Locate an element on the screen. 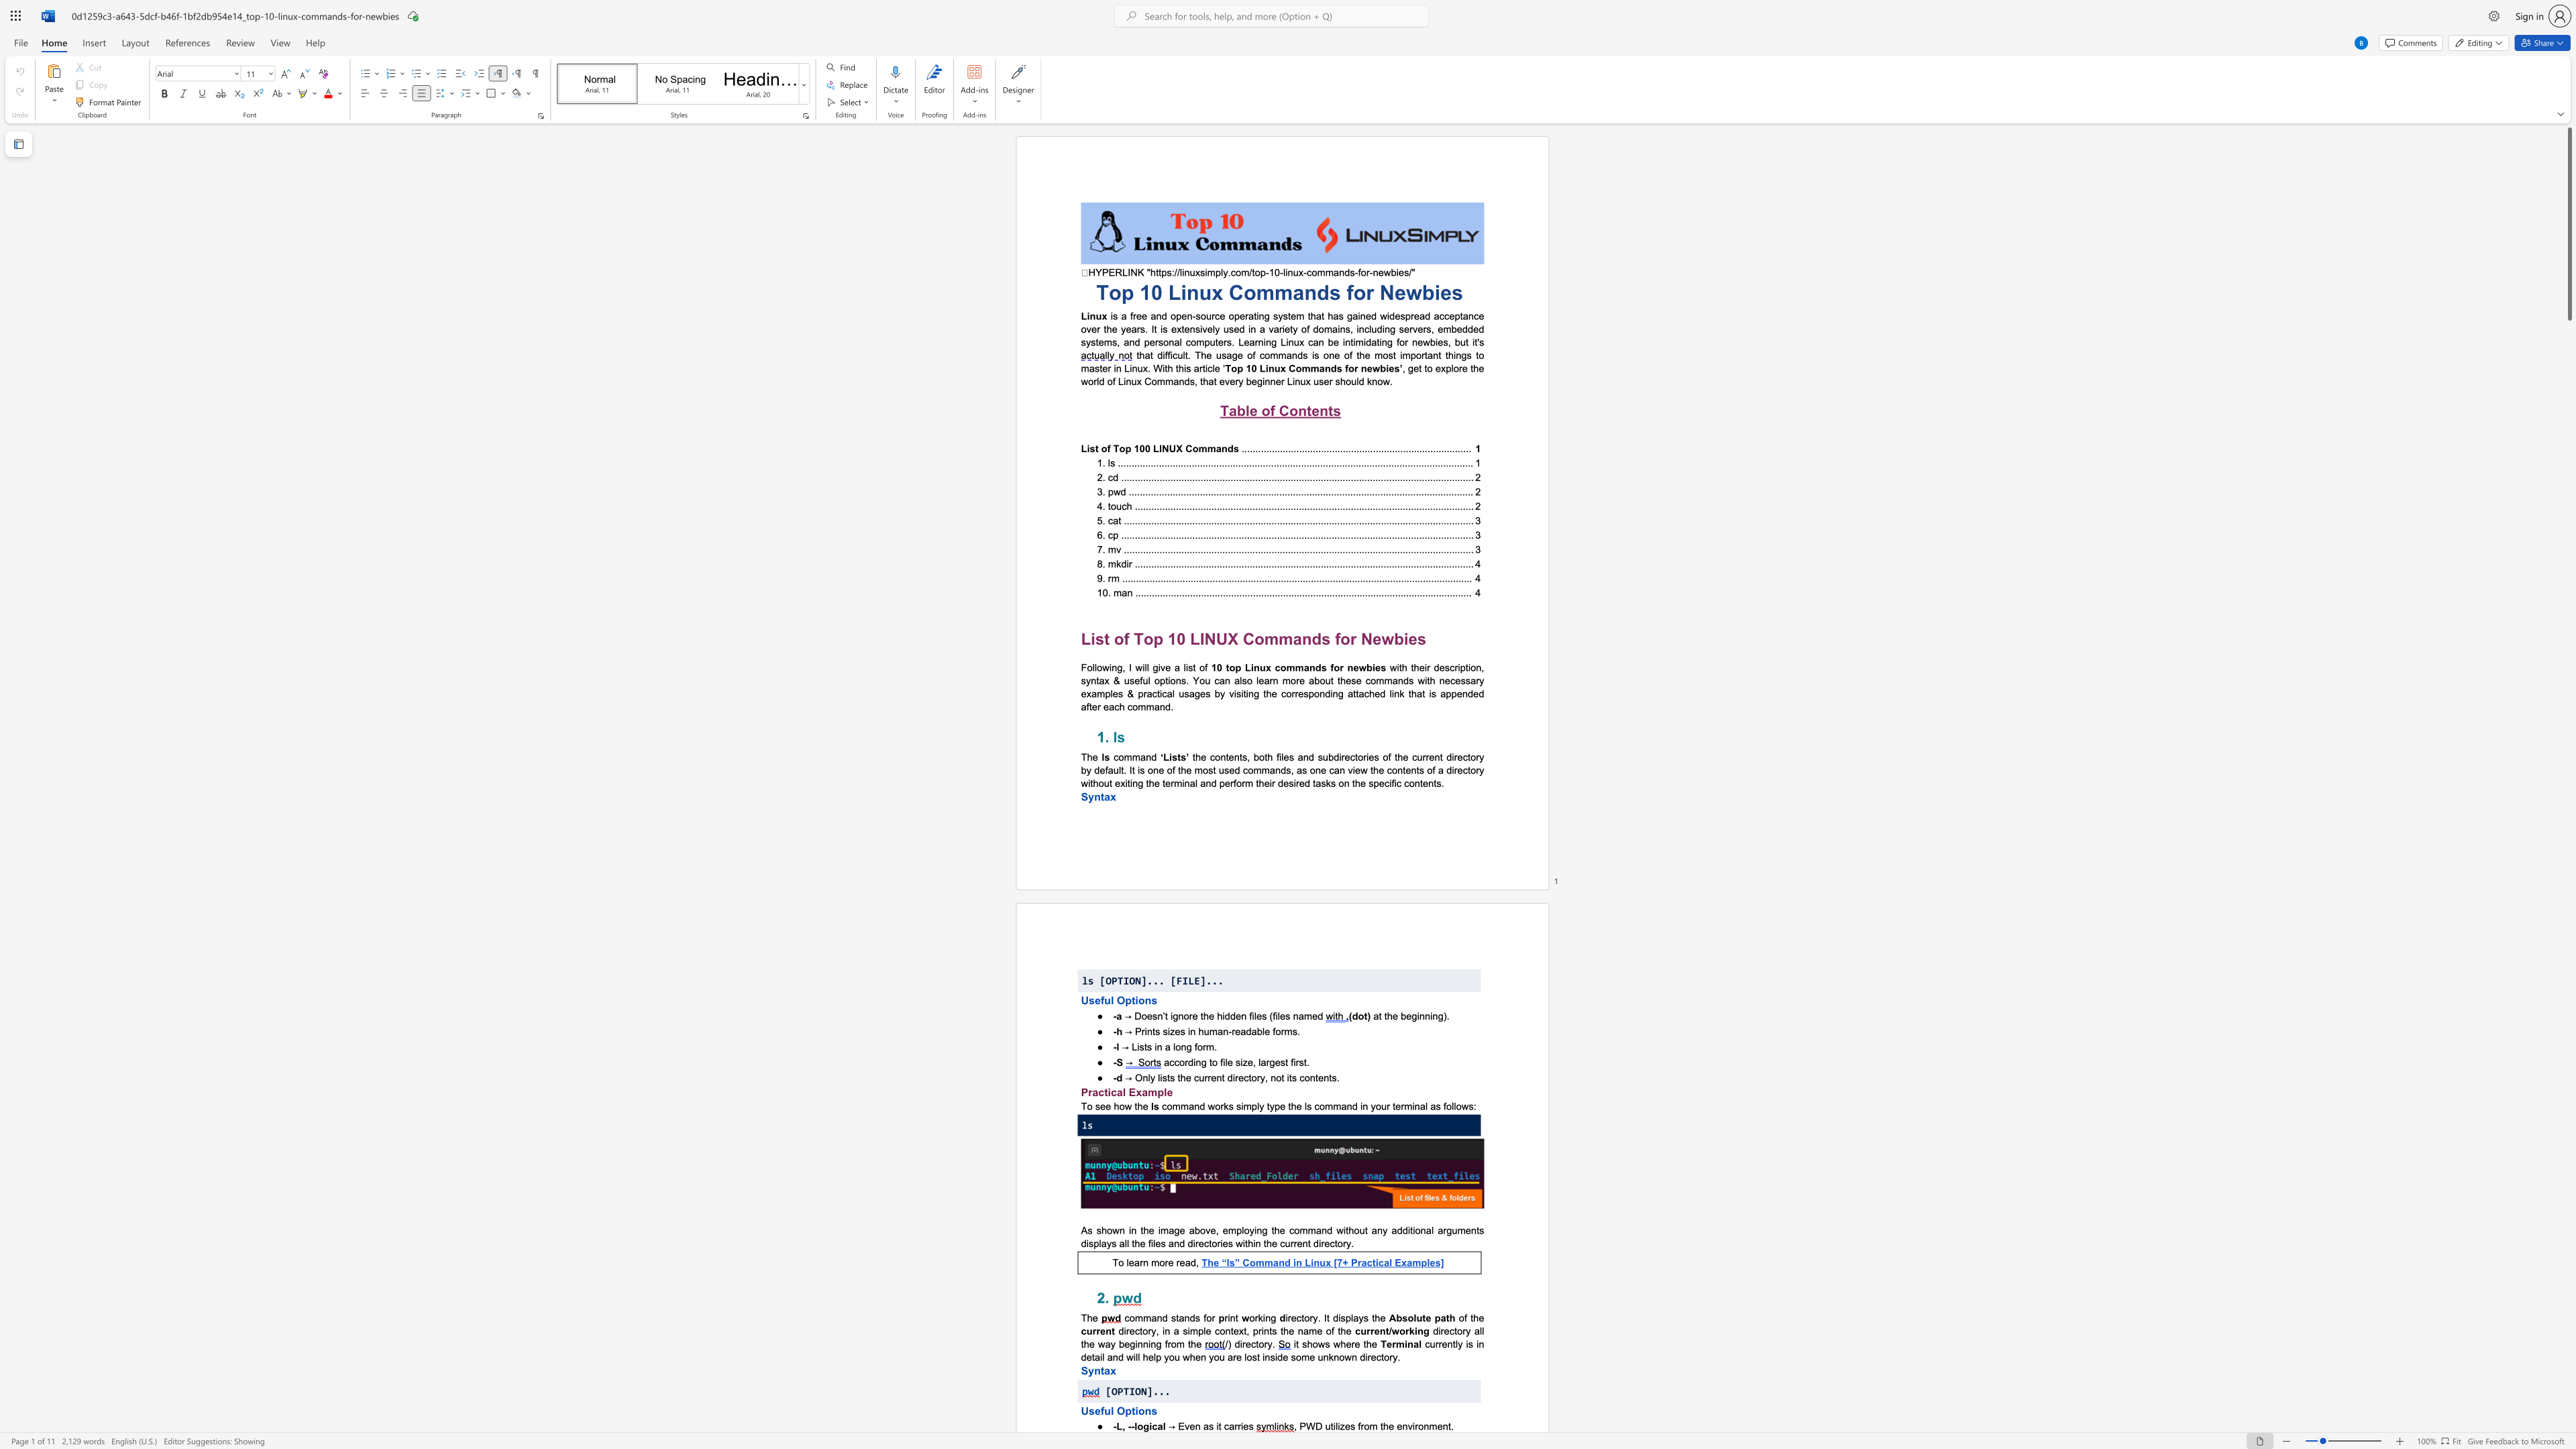 This screenshot has width=2576, height=1449. the subset text "cal" within the text "The “ls” Command in Linux [7+ Practical Examples]" is located at coordinates (1377, 1263).